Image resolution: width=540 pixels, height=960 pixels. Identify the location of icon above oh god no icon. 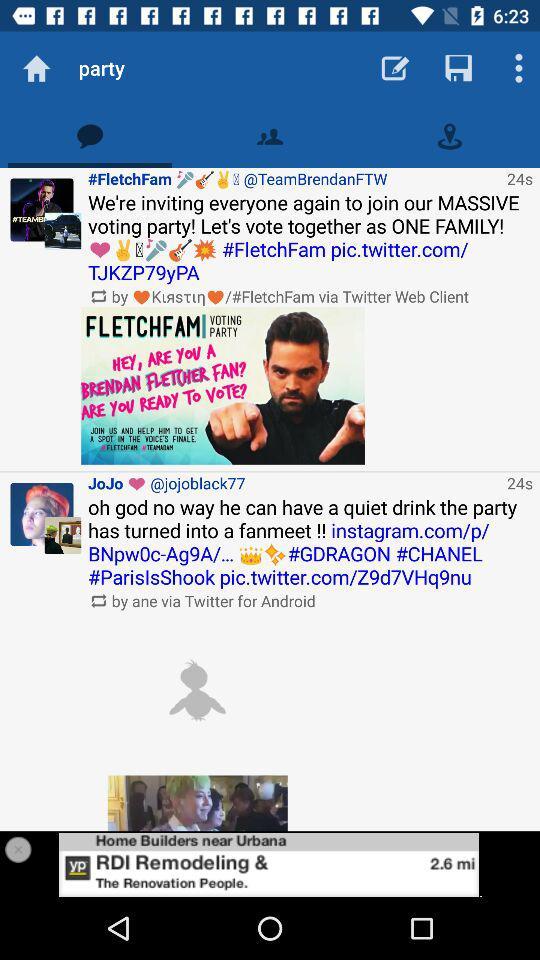
(293, 482).